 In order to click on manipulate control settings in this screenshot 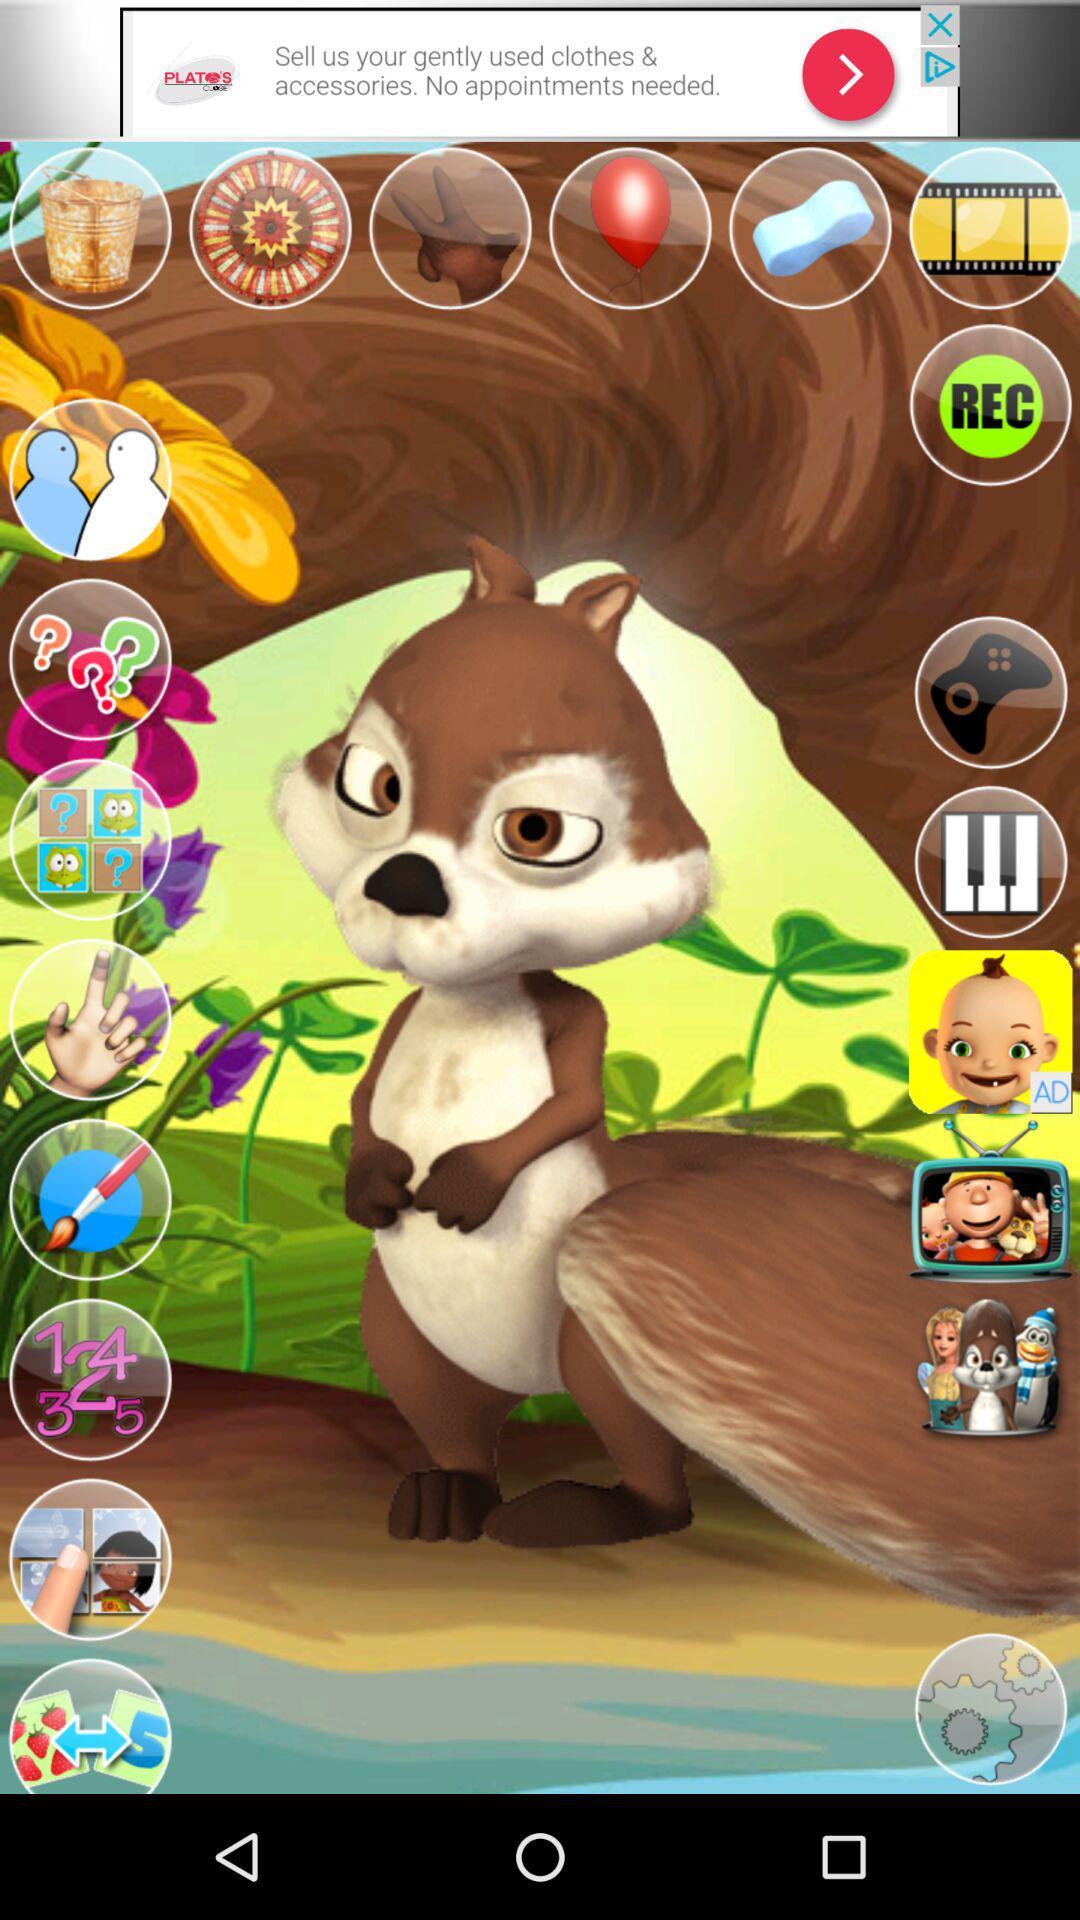, I will do `click(990, 692)`.